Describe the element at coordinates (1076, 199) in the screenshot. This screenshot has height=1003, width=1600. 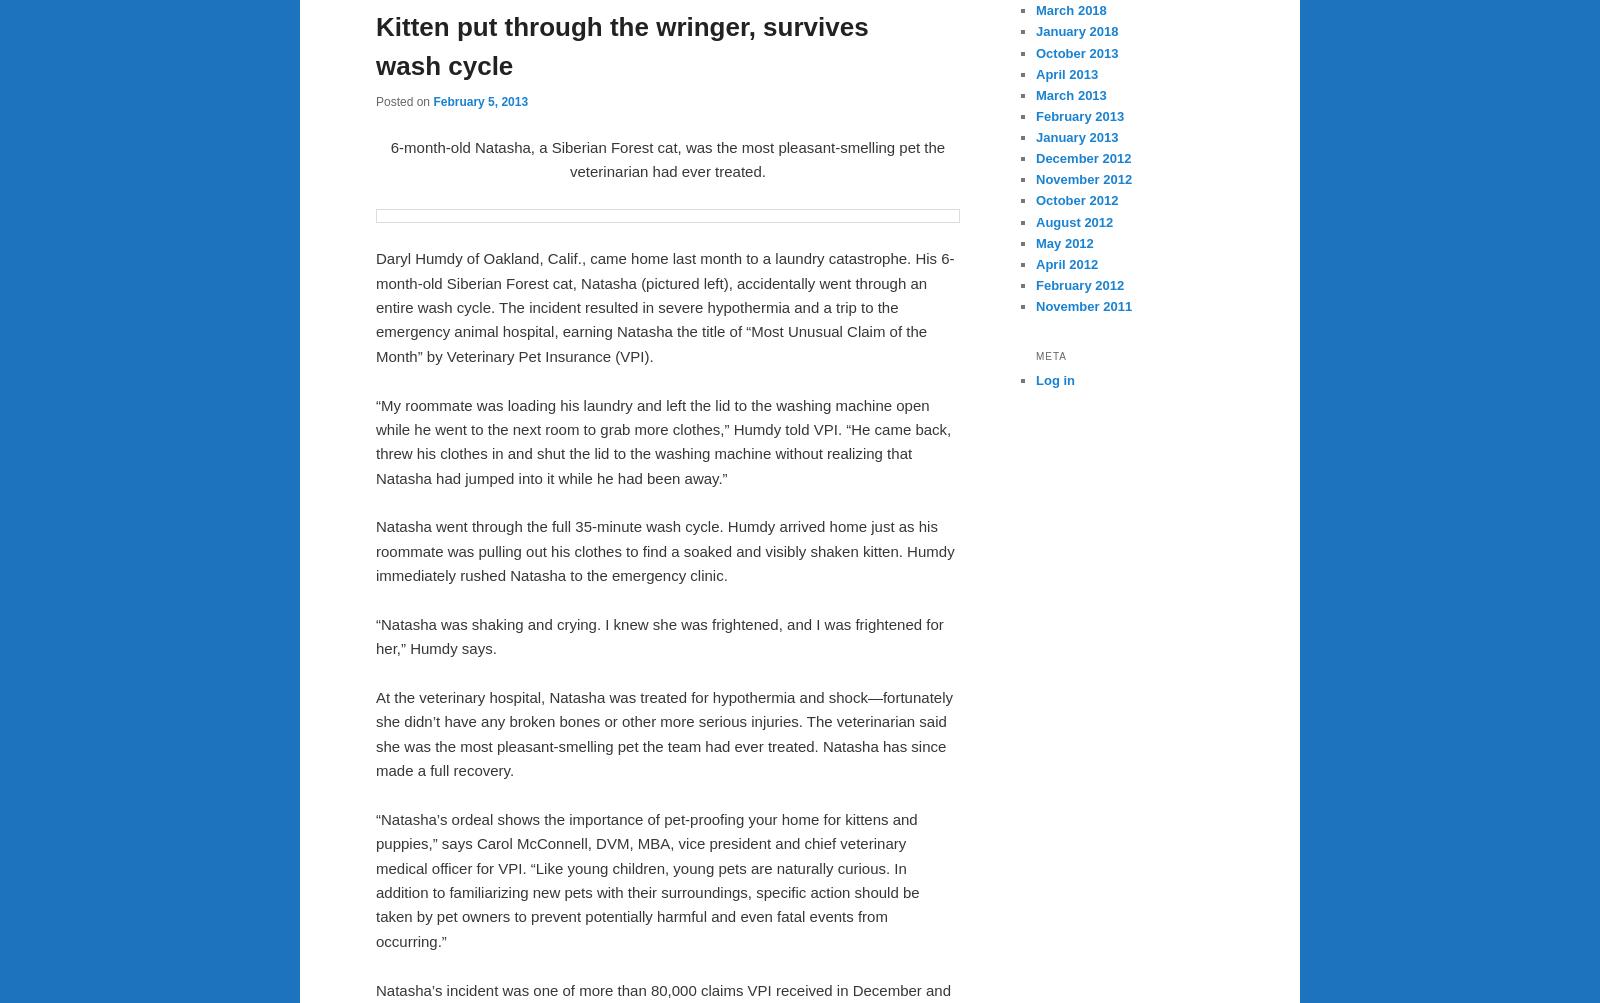
I see `'October 2012'` at that location.